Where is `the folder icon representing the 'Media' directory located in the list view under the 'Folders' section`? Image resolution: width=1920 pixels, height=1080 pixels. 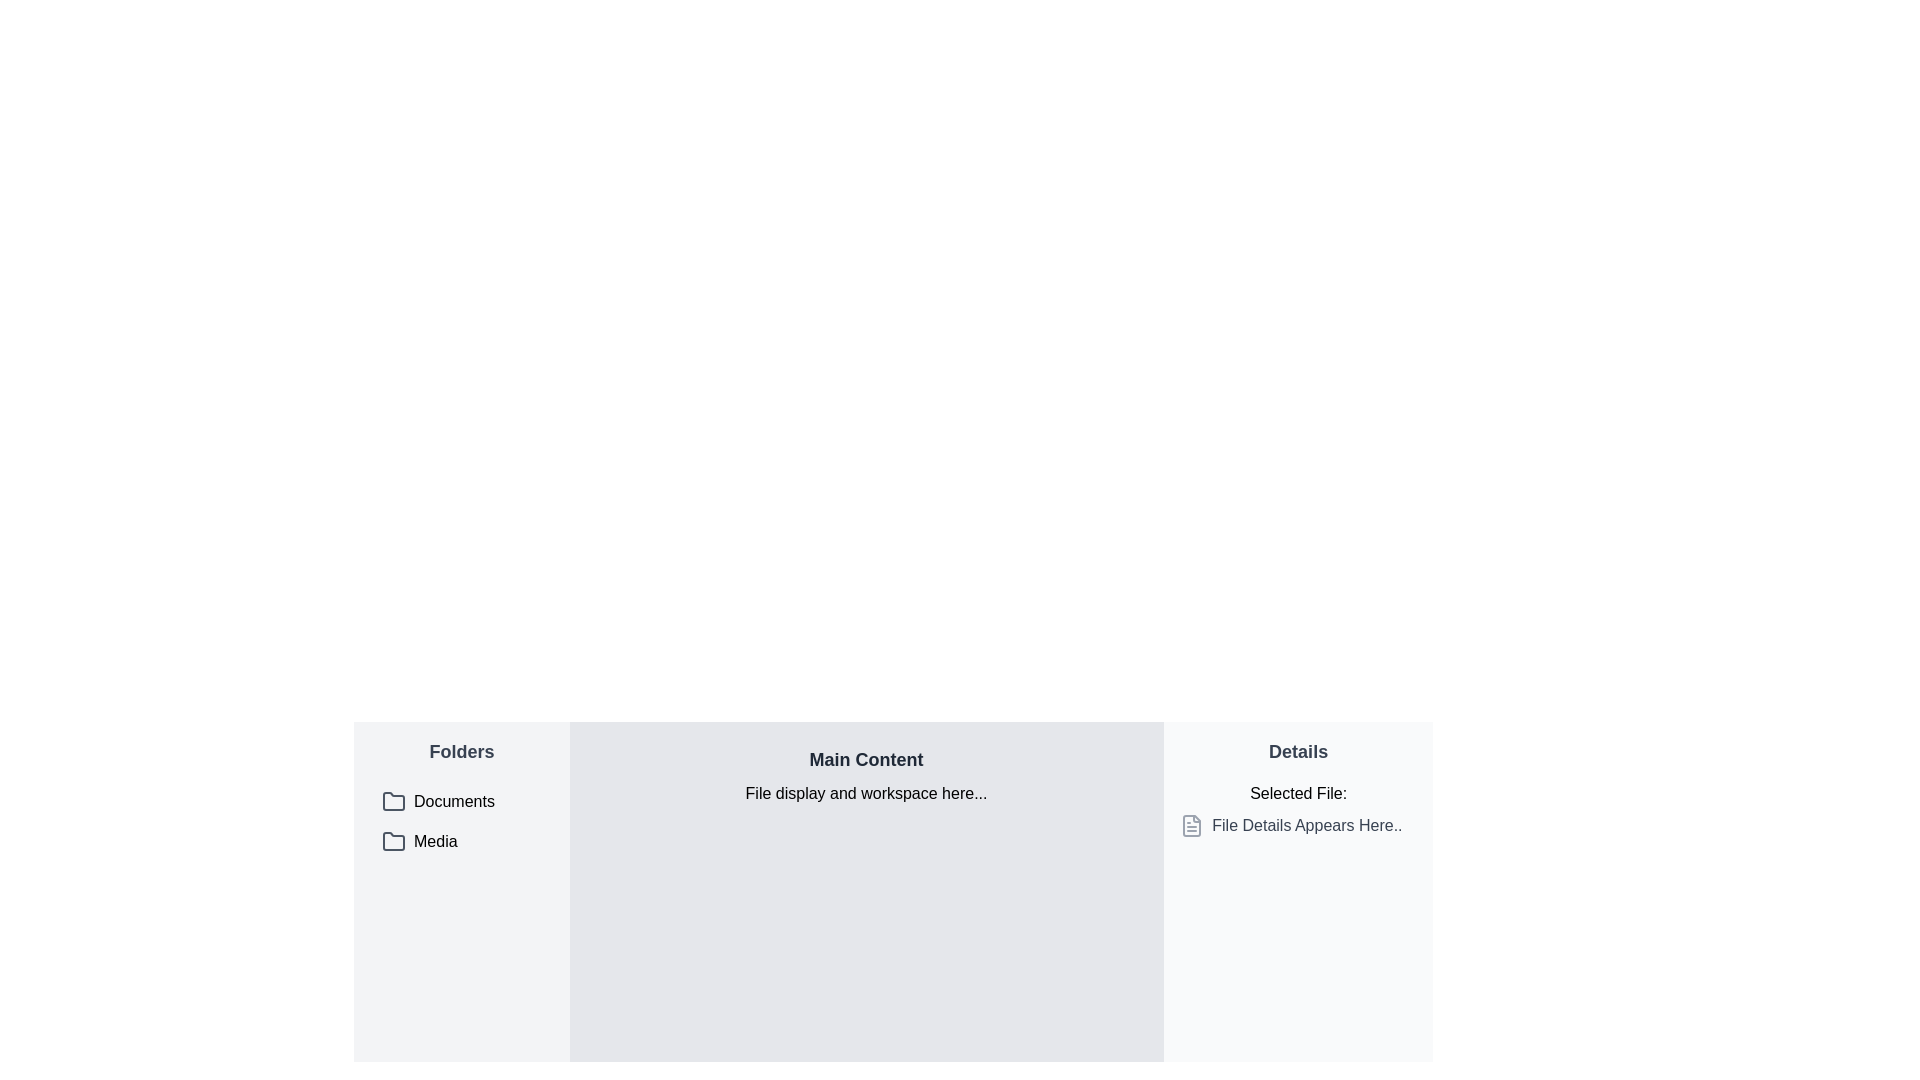
the folder icon representing the 'Media' directory located in the list view under the 'Folders' section is located at coordinates (393, 840).